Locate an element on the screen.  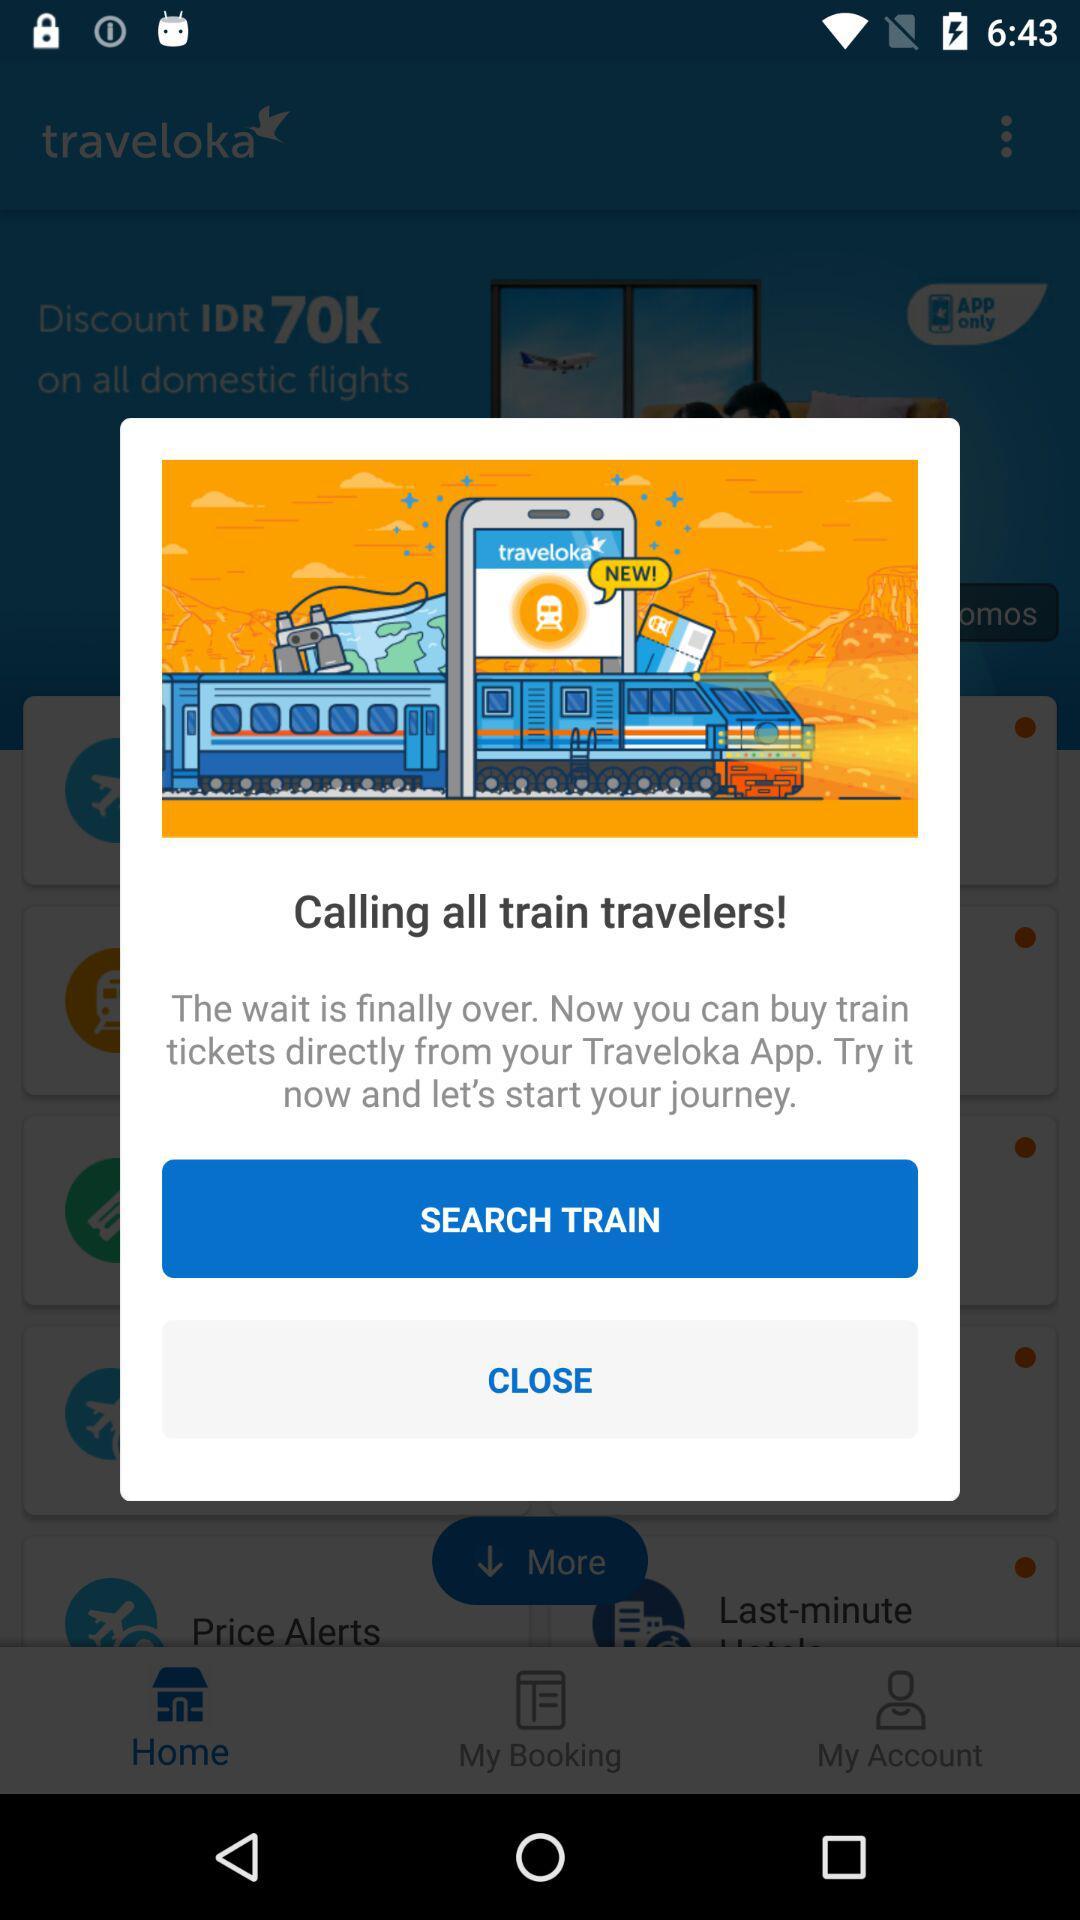
the item below the the wait is item is located at coordinates (540, 1217).